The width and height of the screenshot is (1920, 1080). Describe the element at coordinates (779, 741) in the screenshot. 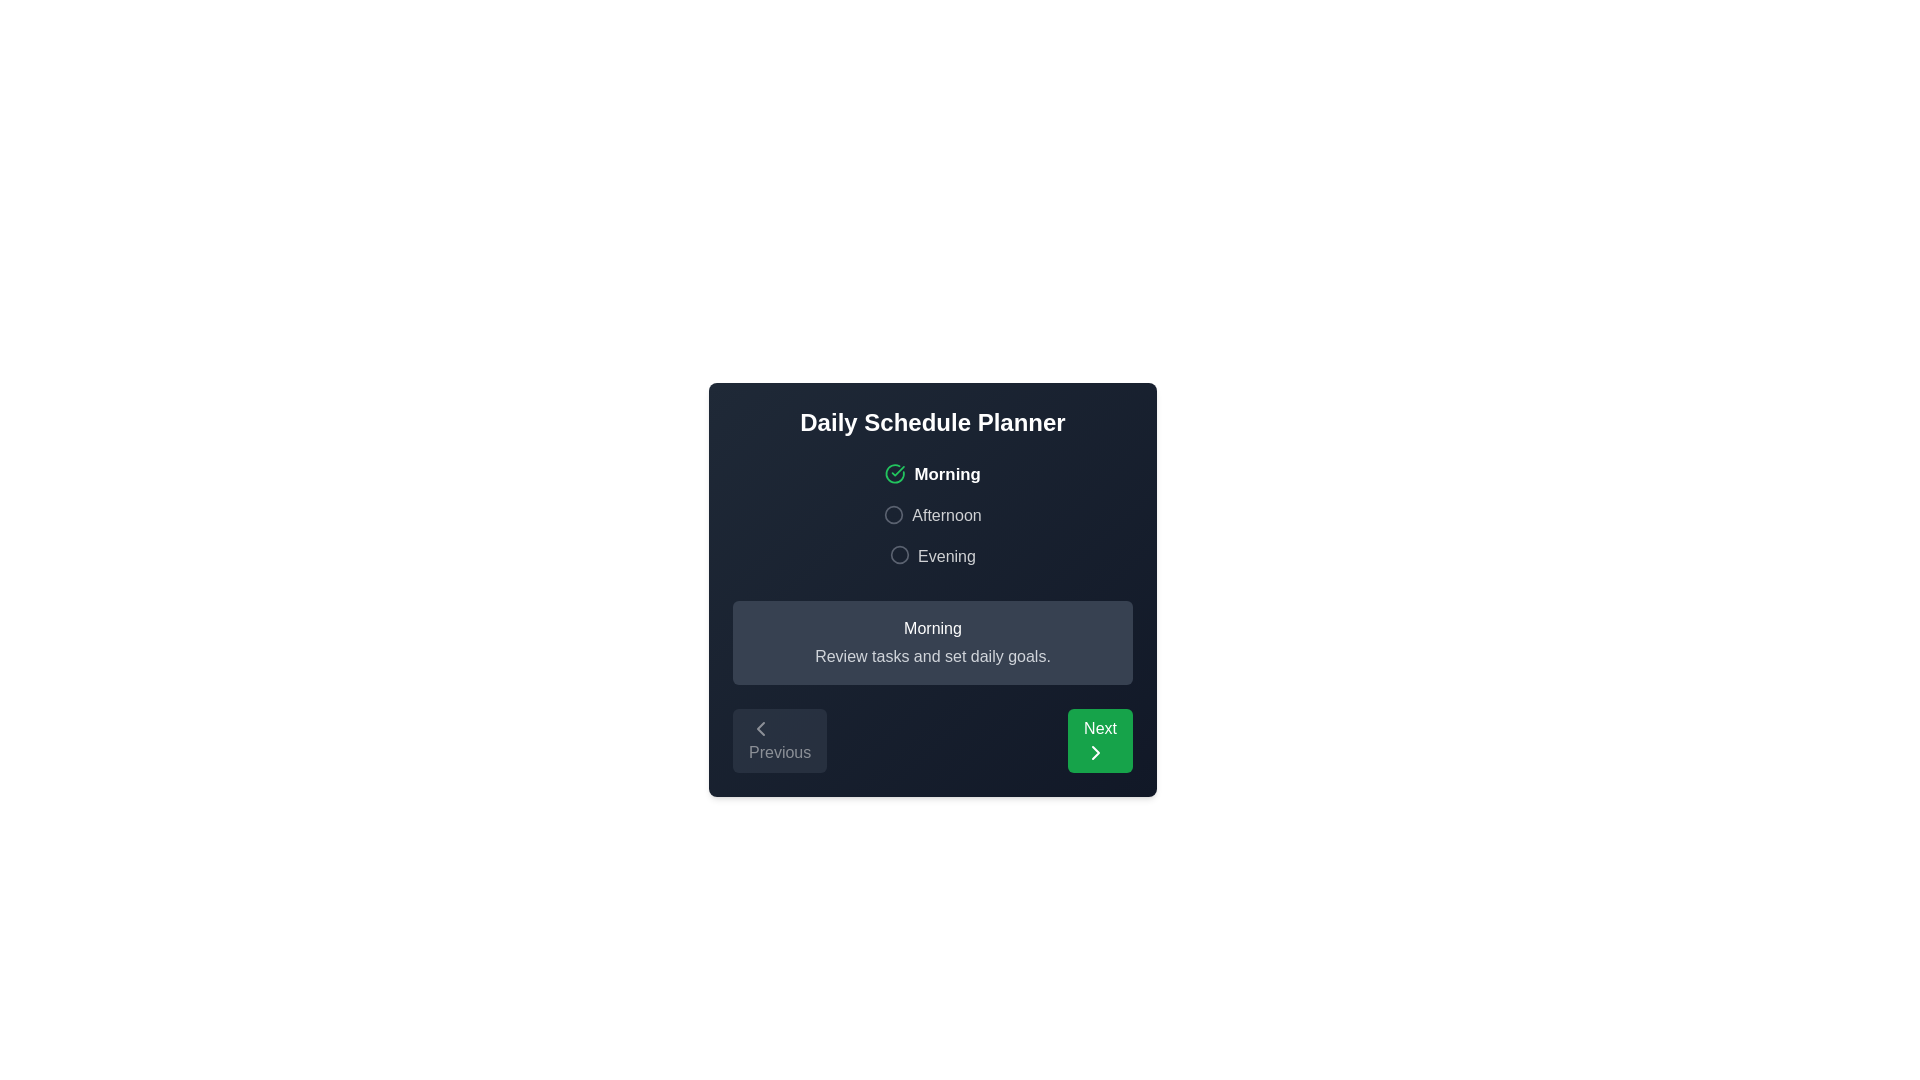

I see `the 'Previous' button with a dark gray background and a left-pointing chevron icon, located at the bottom-left of the 'Daily Schedule Planner' modal` at that location.